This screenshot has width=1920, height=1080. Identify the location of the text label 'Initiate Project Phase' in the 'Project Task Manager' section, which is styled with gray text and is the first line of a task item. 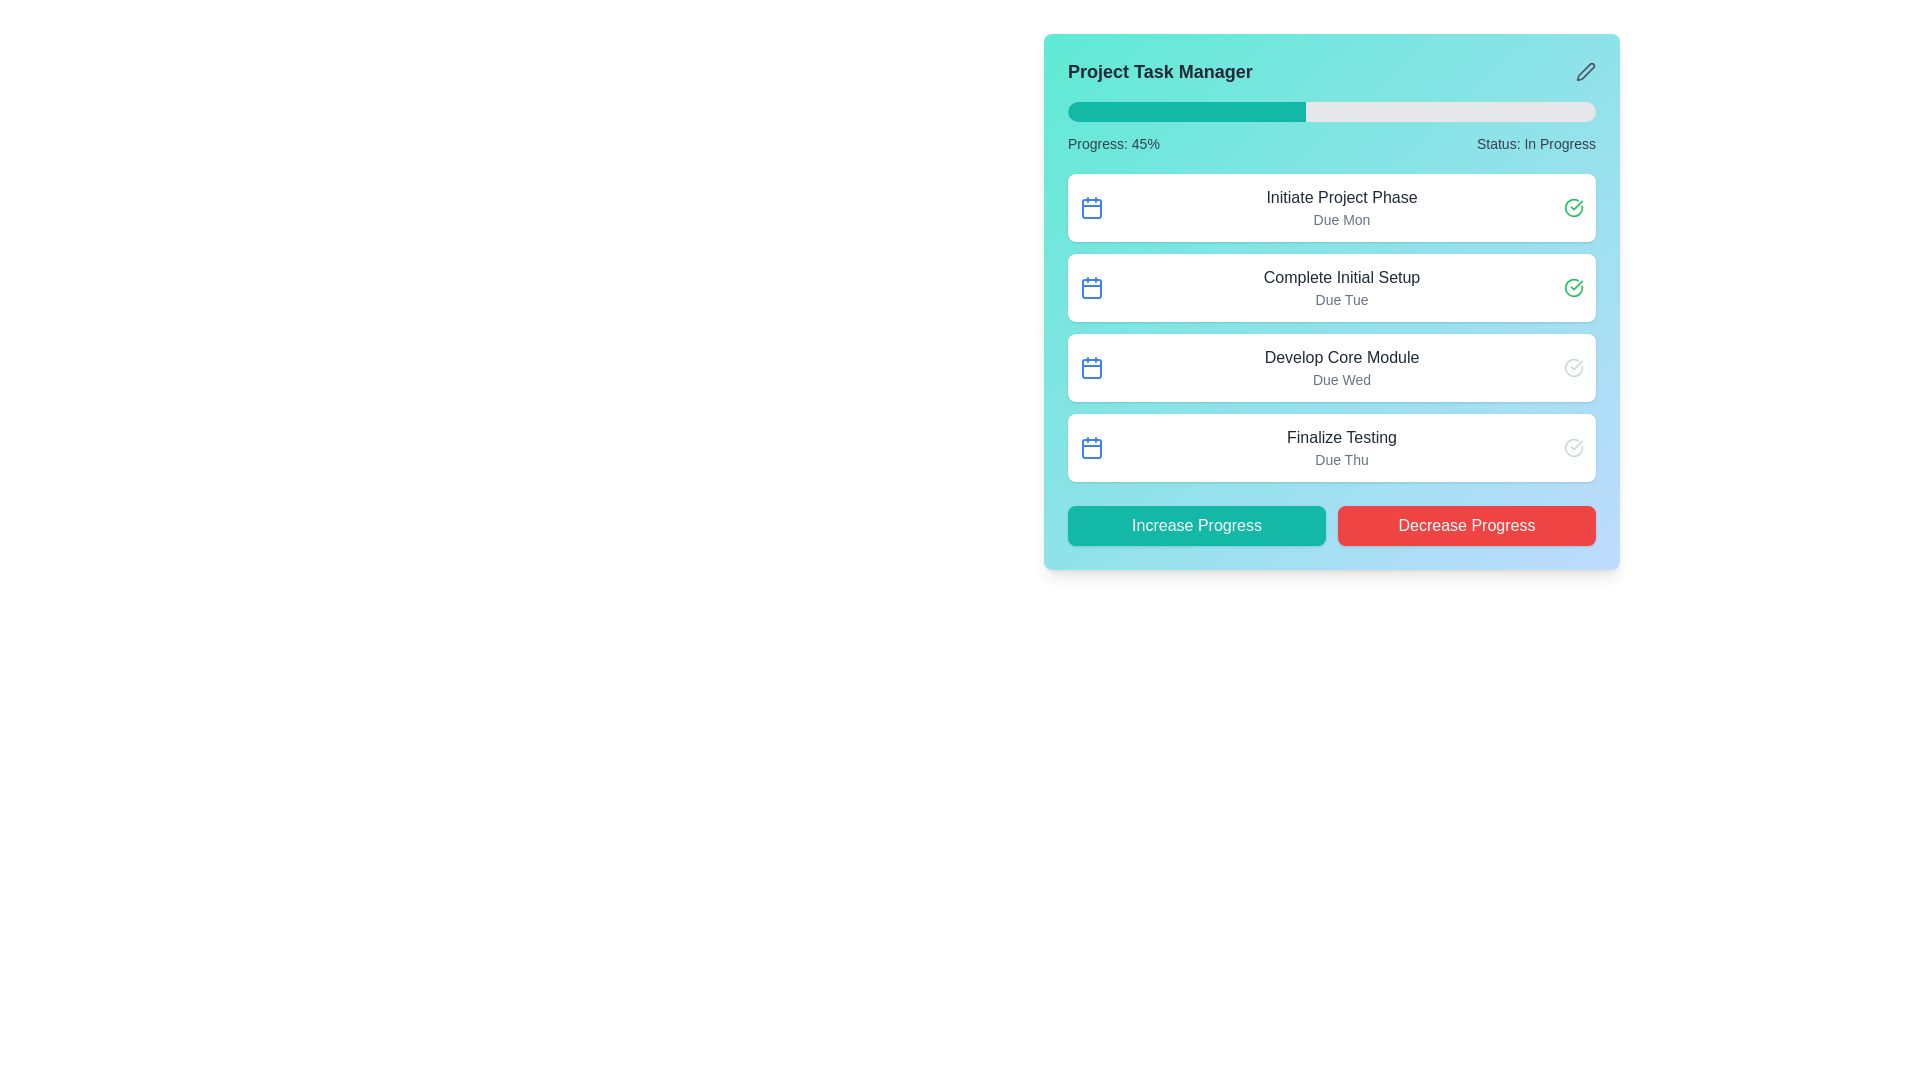
(1342, 197).